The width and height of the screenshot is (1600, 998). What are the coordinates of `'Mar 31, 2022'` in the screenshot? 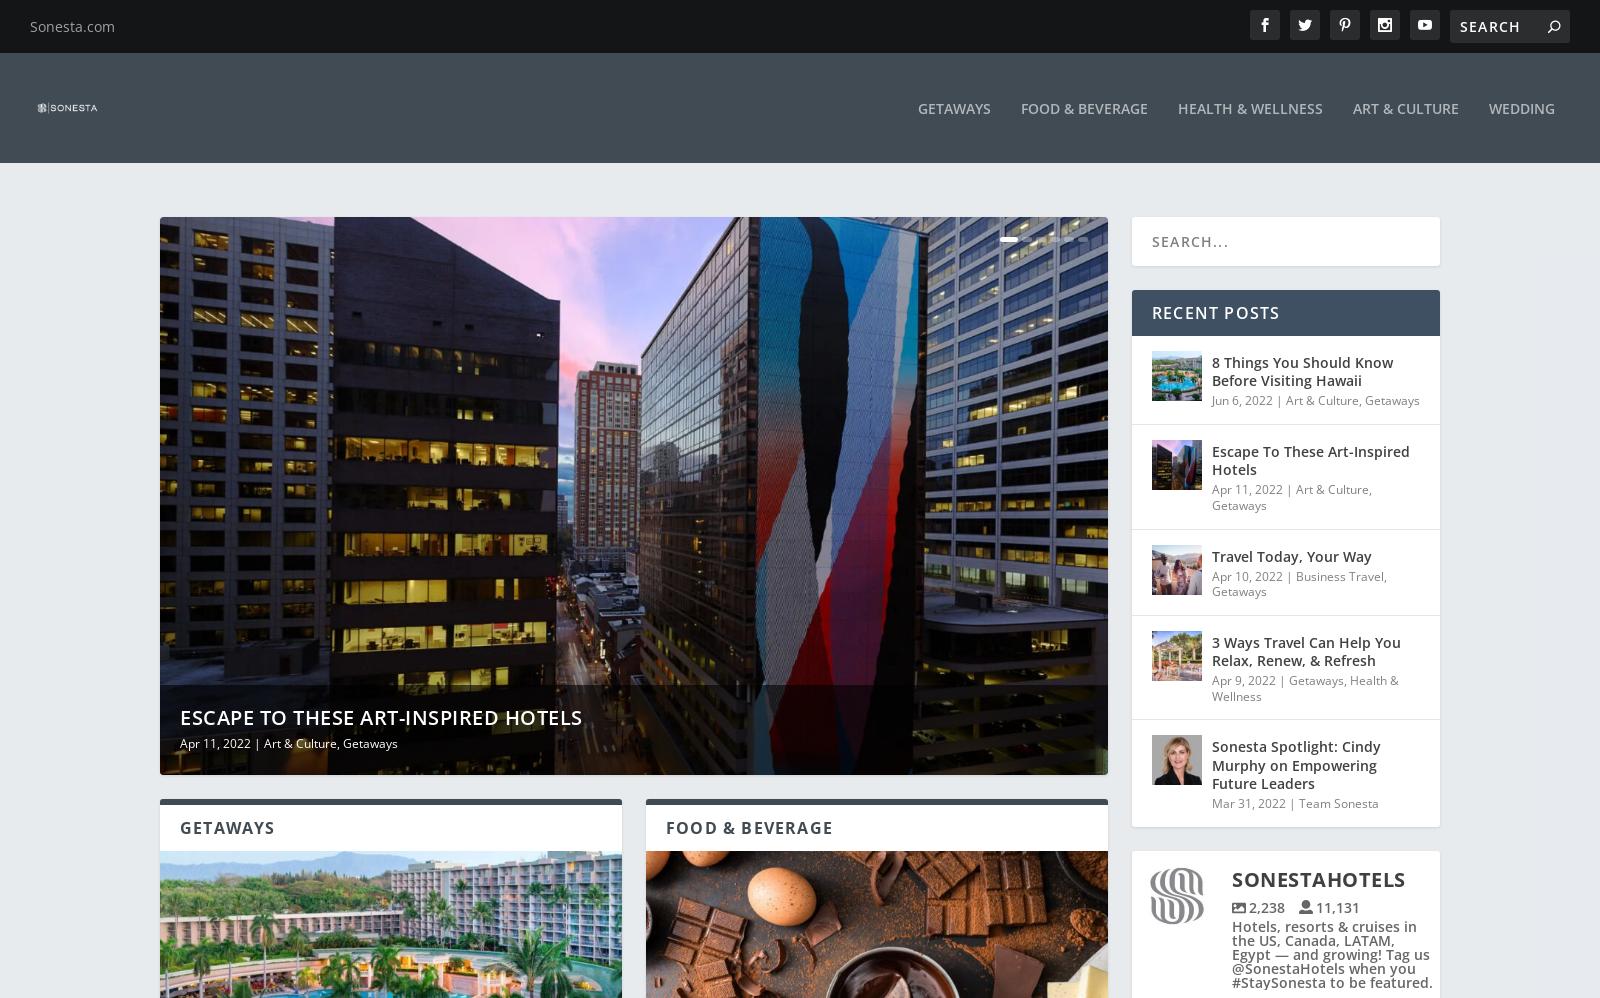 It's located at (1247, 788).